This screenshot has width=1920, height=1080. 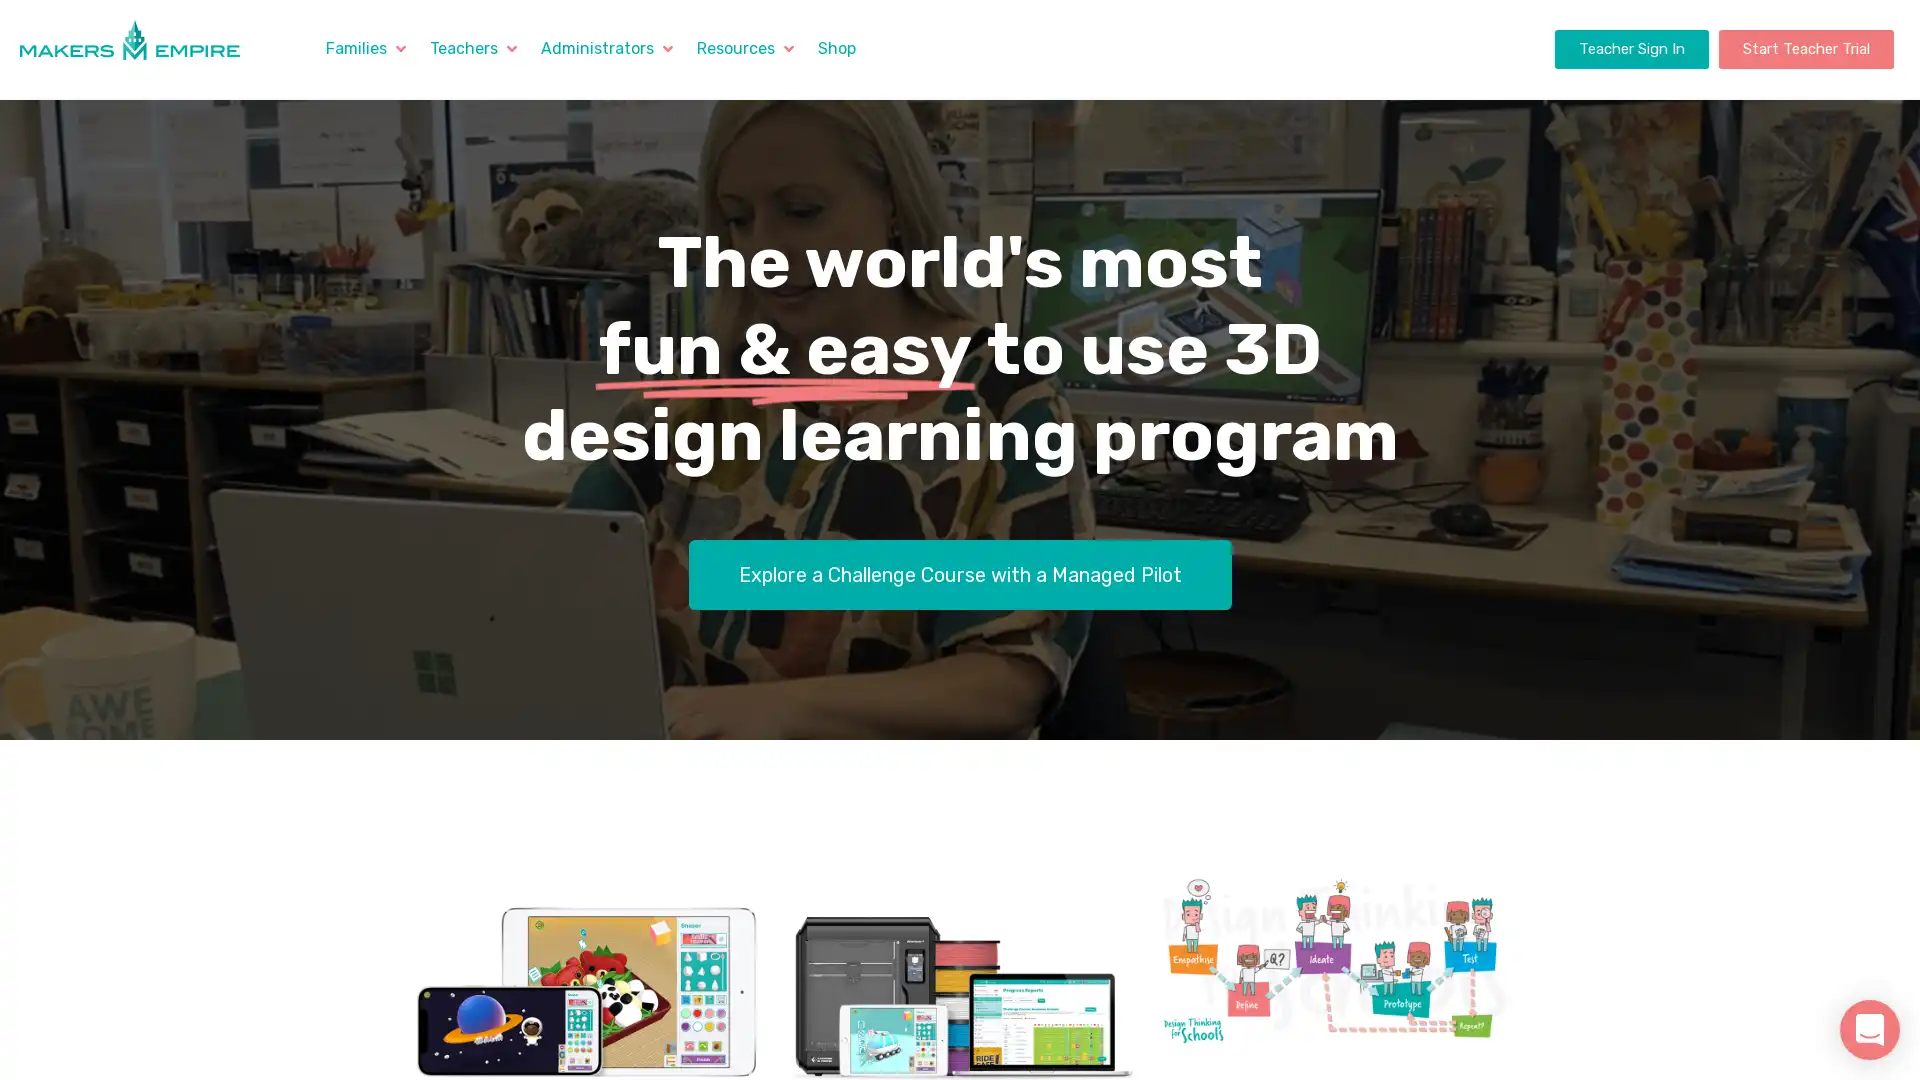 What do you see at coordinates (1805, 48) in the screenshot?
I see `Start Teacher Trial` at bounding box center [1805, 48].